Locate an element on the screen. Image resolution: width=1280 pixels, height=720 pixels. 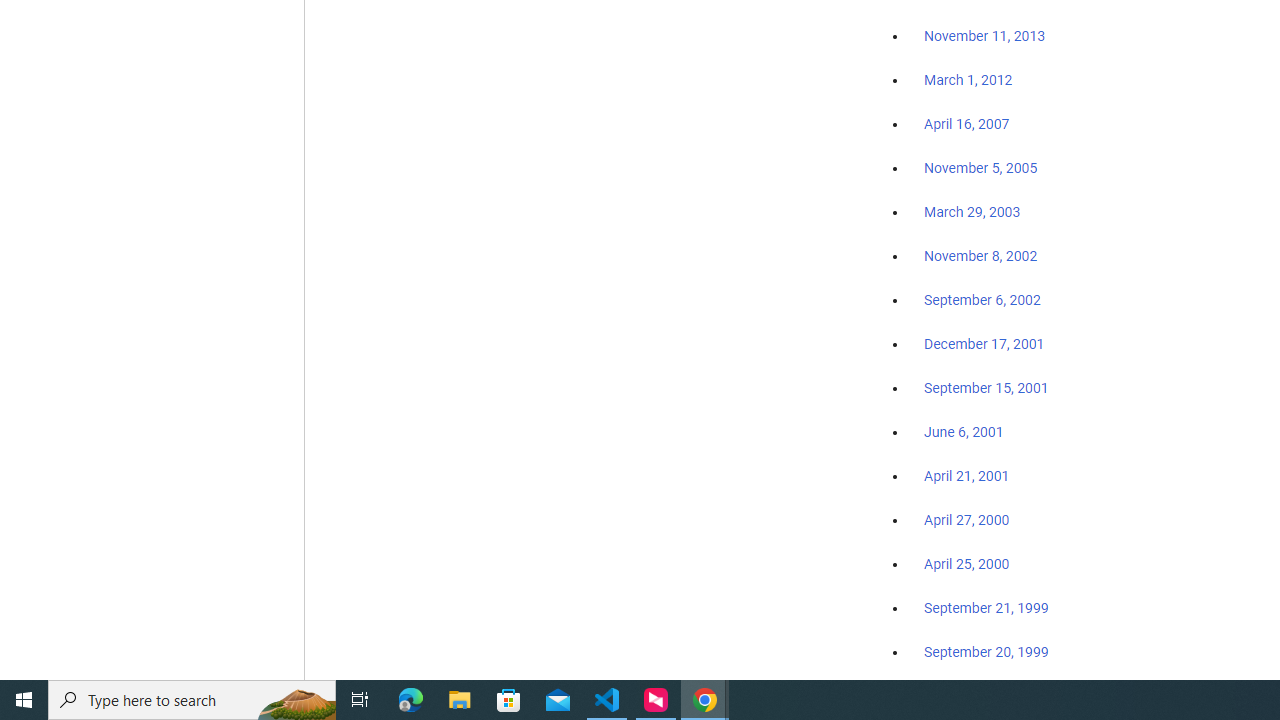
'September 20, 1999' is located at coordinates (986, 651).